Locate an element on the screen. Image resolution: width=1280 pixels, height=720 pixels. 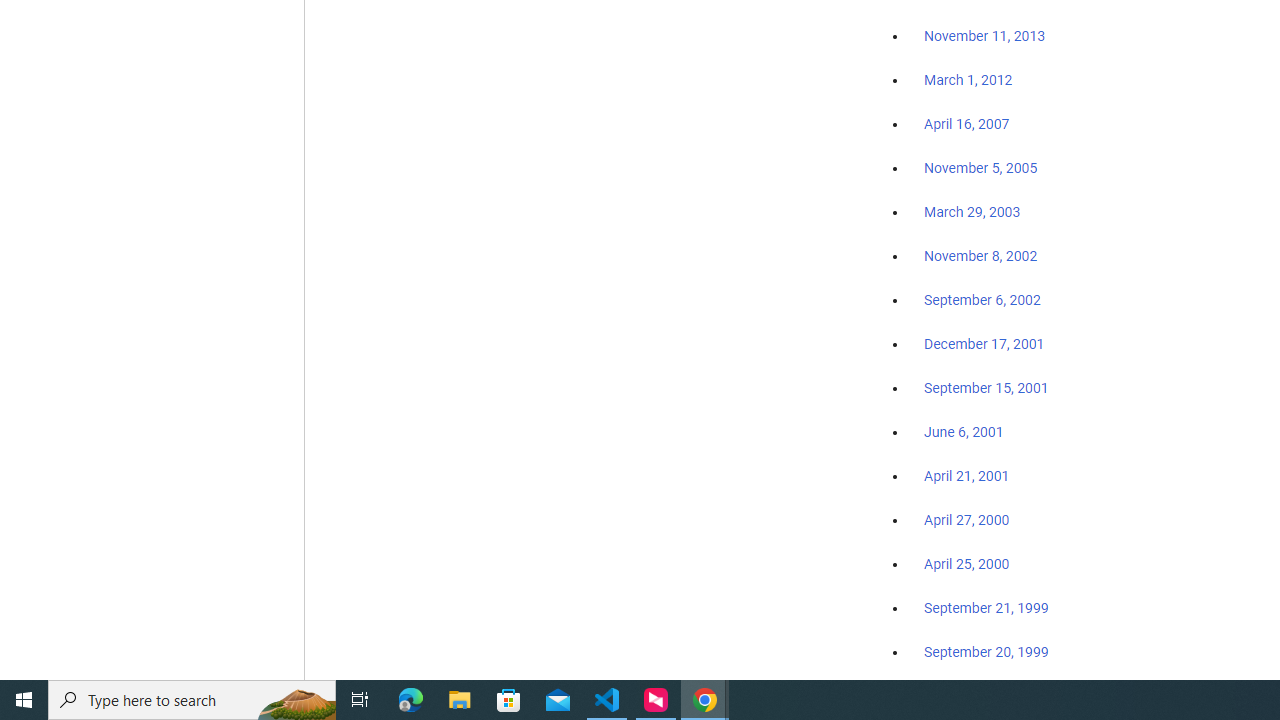
'September 20, 1999' is located at coordinates (986, 651).